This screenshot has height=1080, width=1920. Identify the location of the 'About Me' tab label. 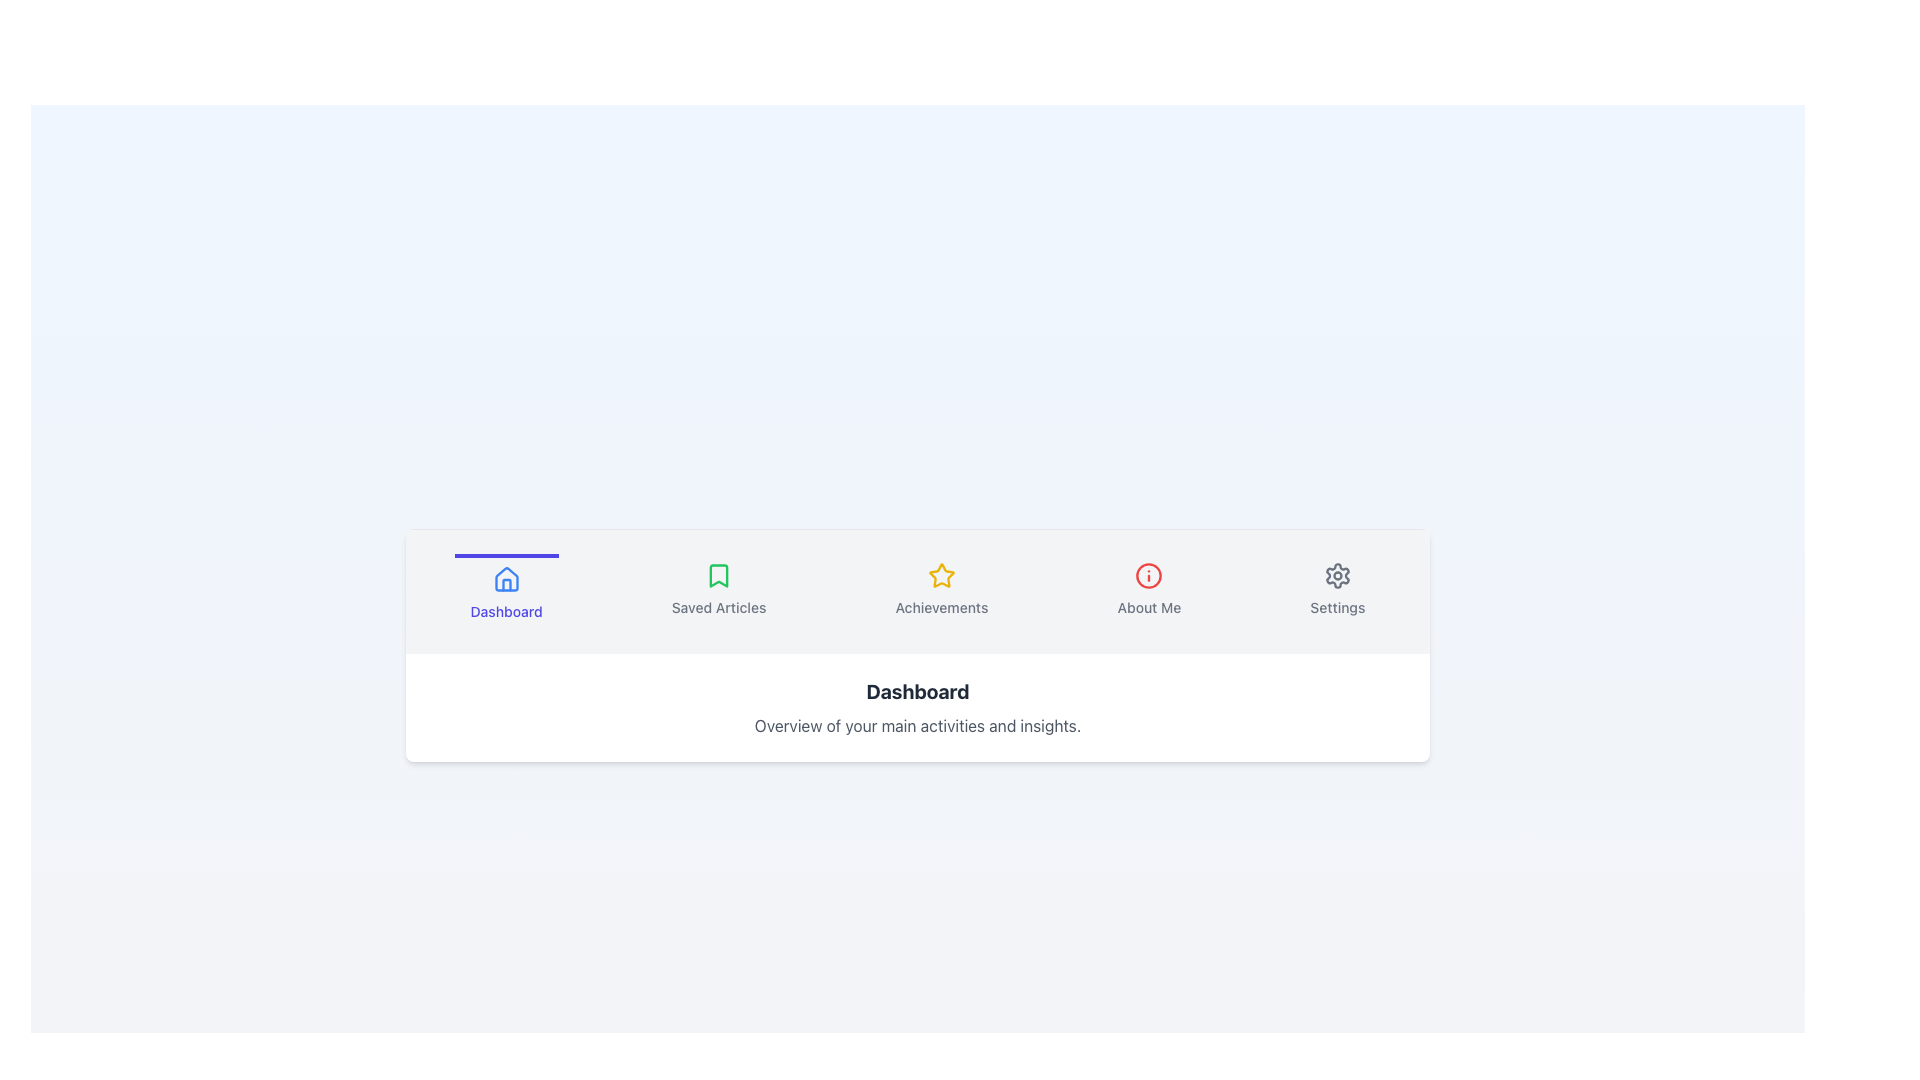
(1149, 606).